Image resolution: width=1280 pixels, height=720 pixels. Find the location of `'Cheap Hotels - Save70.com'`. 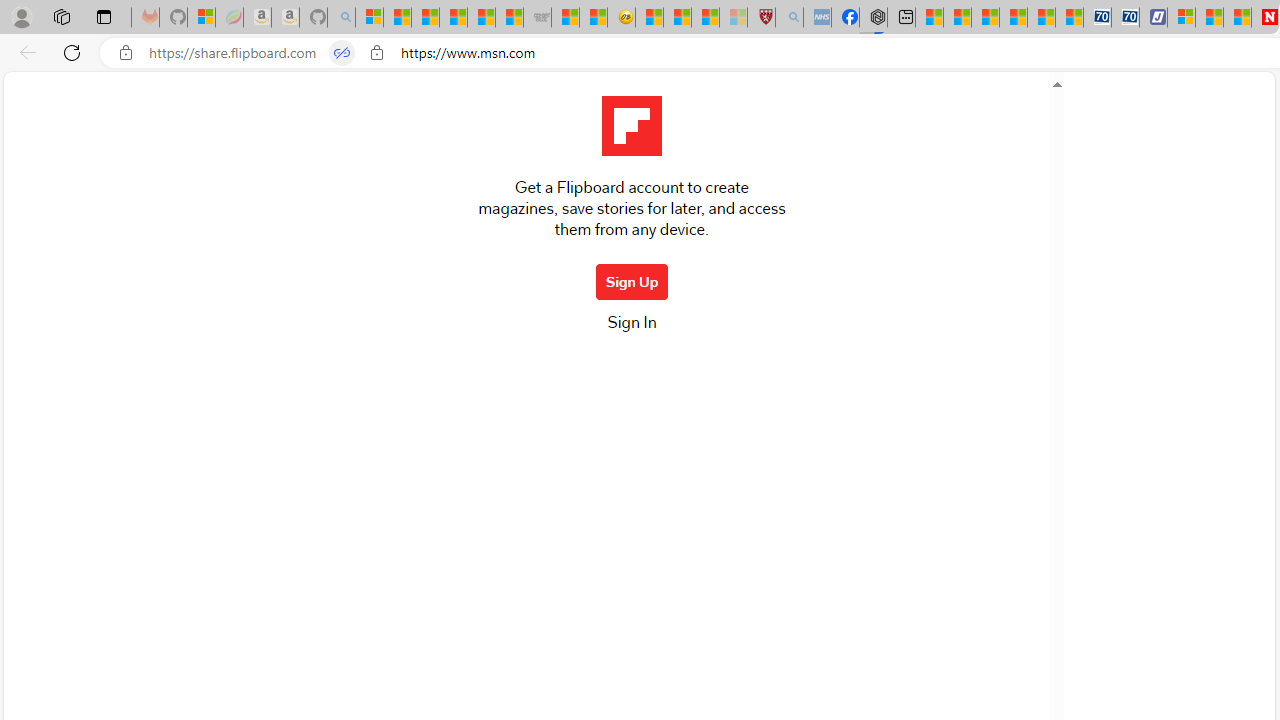

'Cheap Hotels - Save70.com' is located at coordinates (1125, 17).